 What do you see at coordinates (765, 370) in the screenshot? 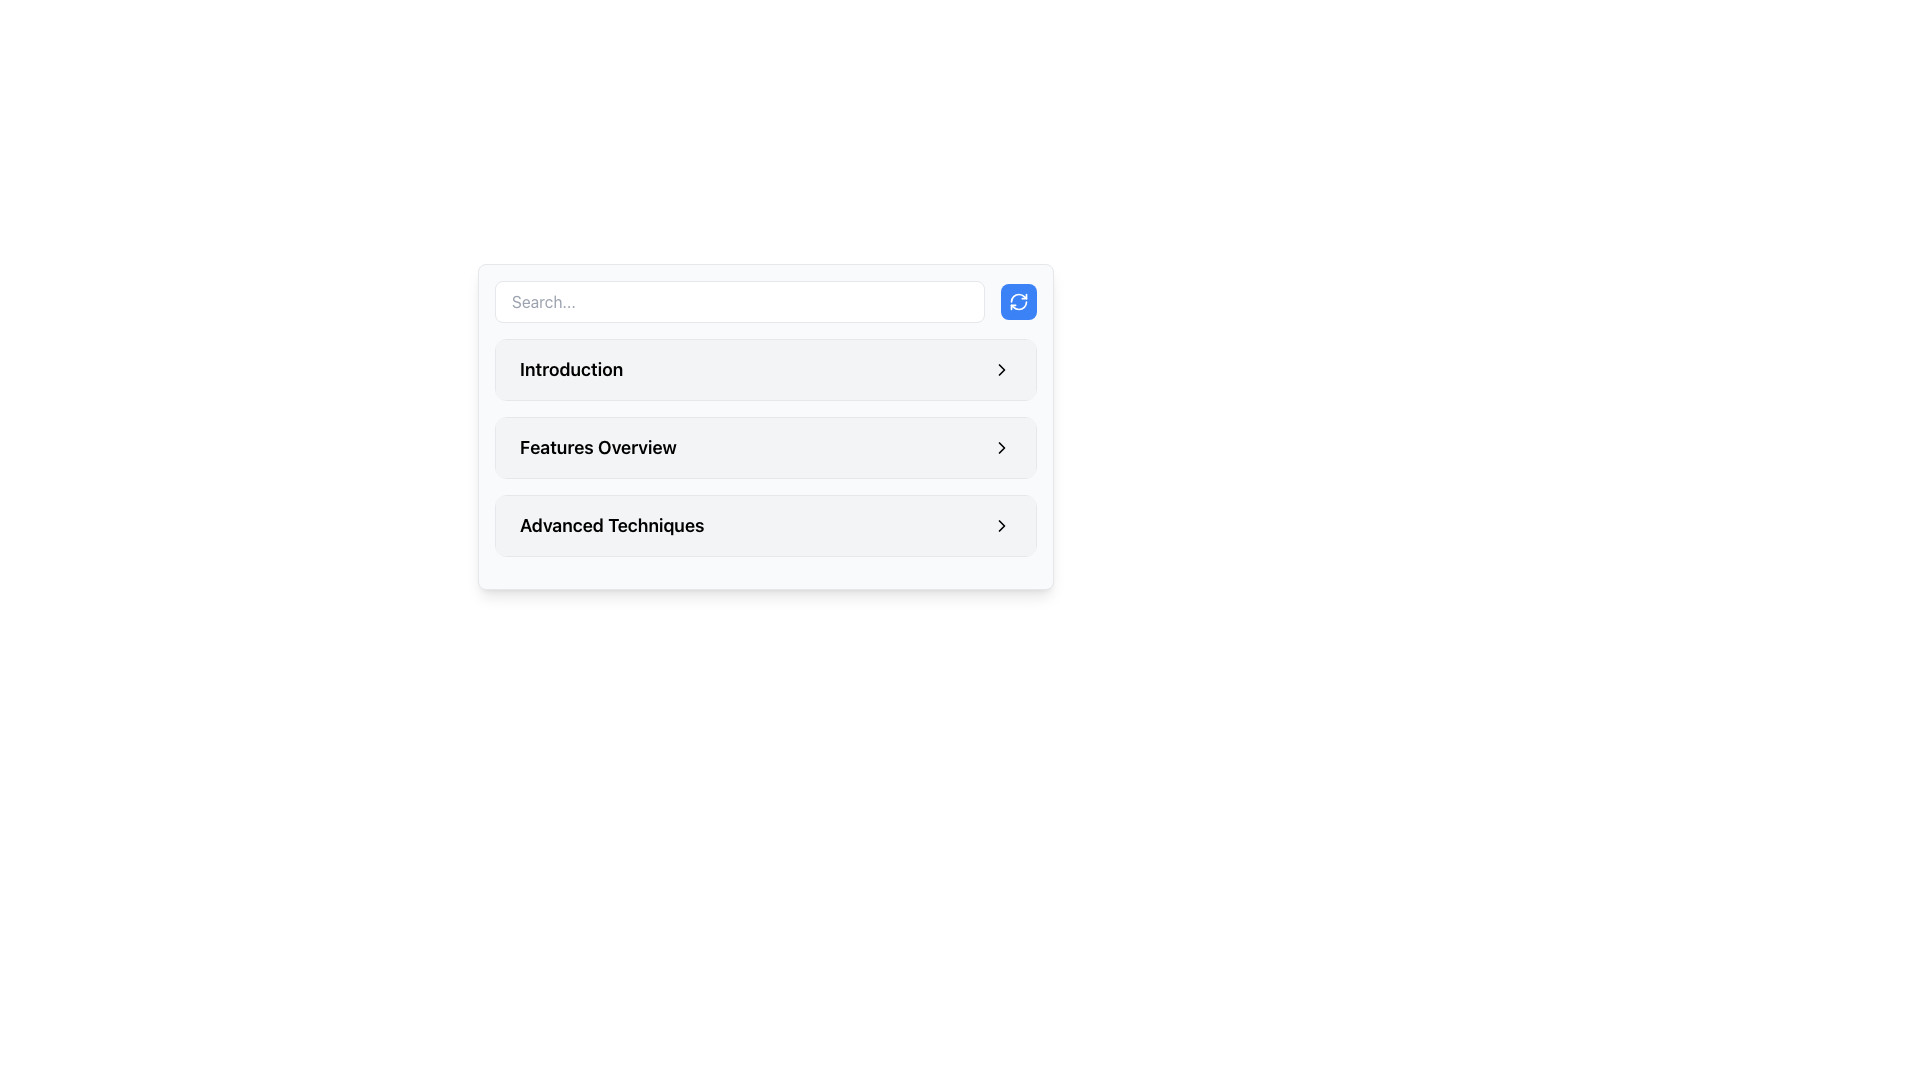
I see `the first button in the vertical stack` at bounding box center [765, 370].